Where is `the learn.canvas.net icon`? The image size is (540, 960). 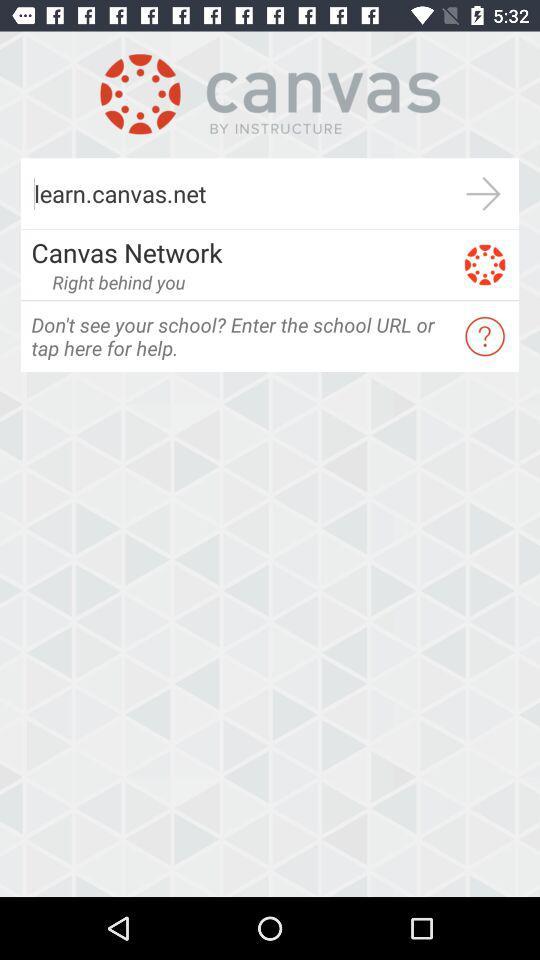 the learn.canvas.net icon is located at coordinates (233, 193).